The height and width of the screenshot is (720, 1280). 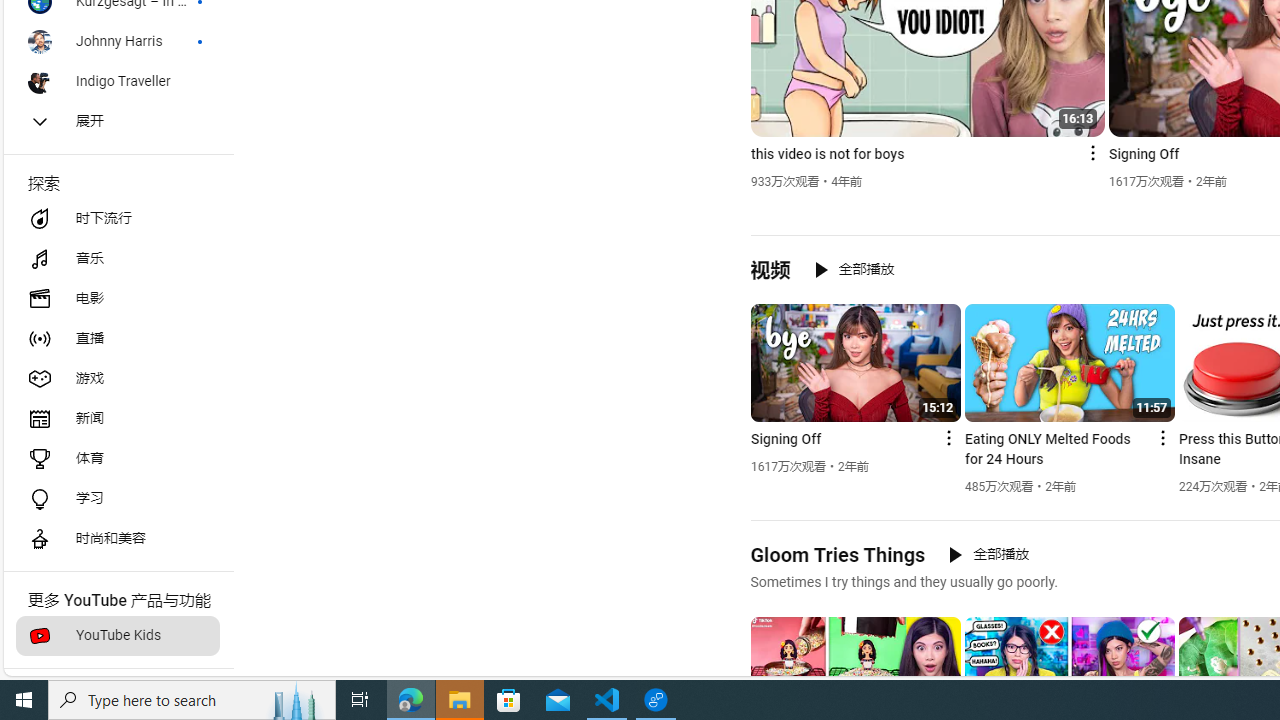 I want to click on 'Gloom Tries Things', so click(x=837, y=554).